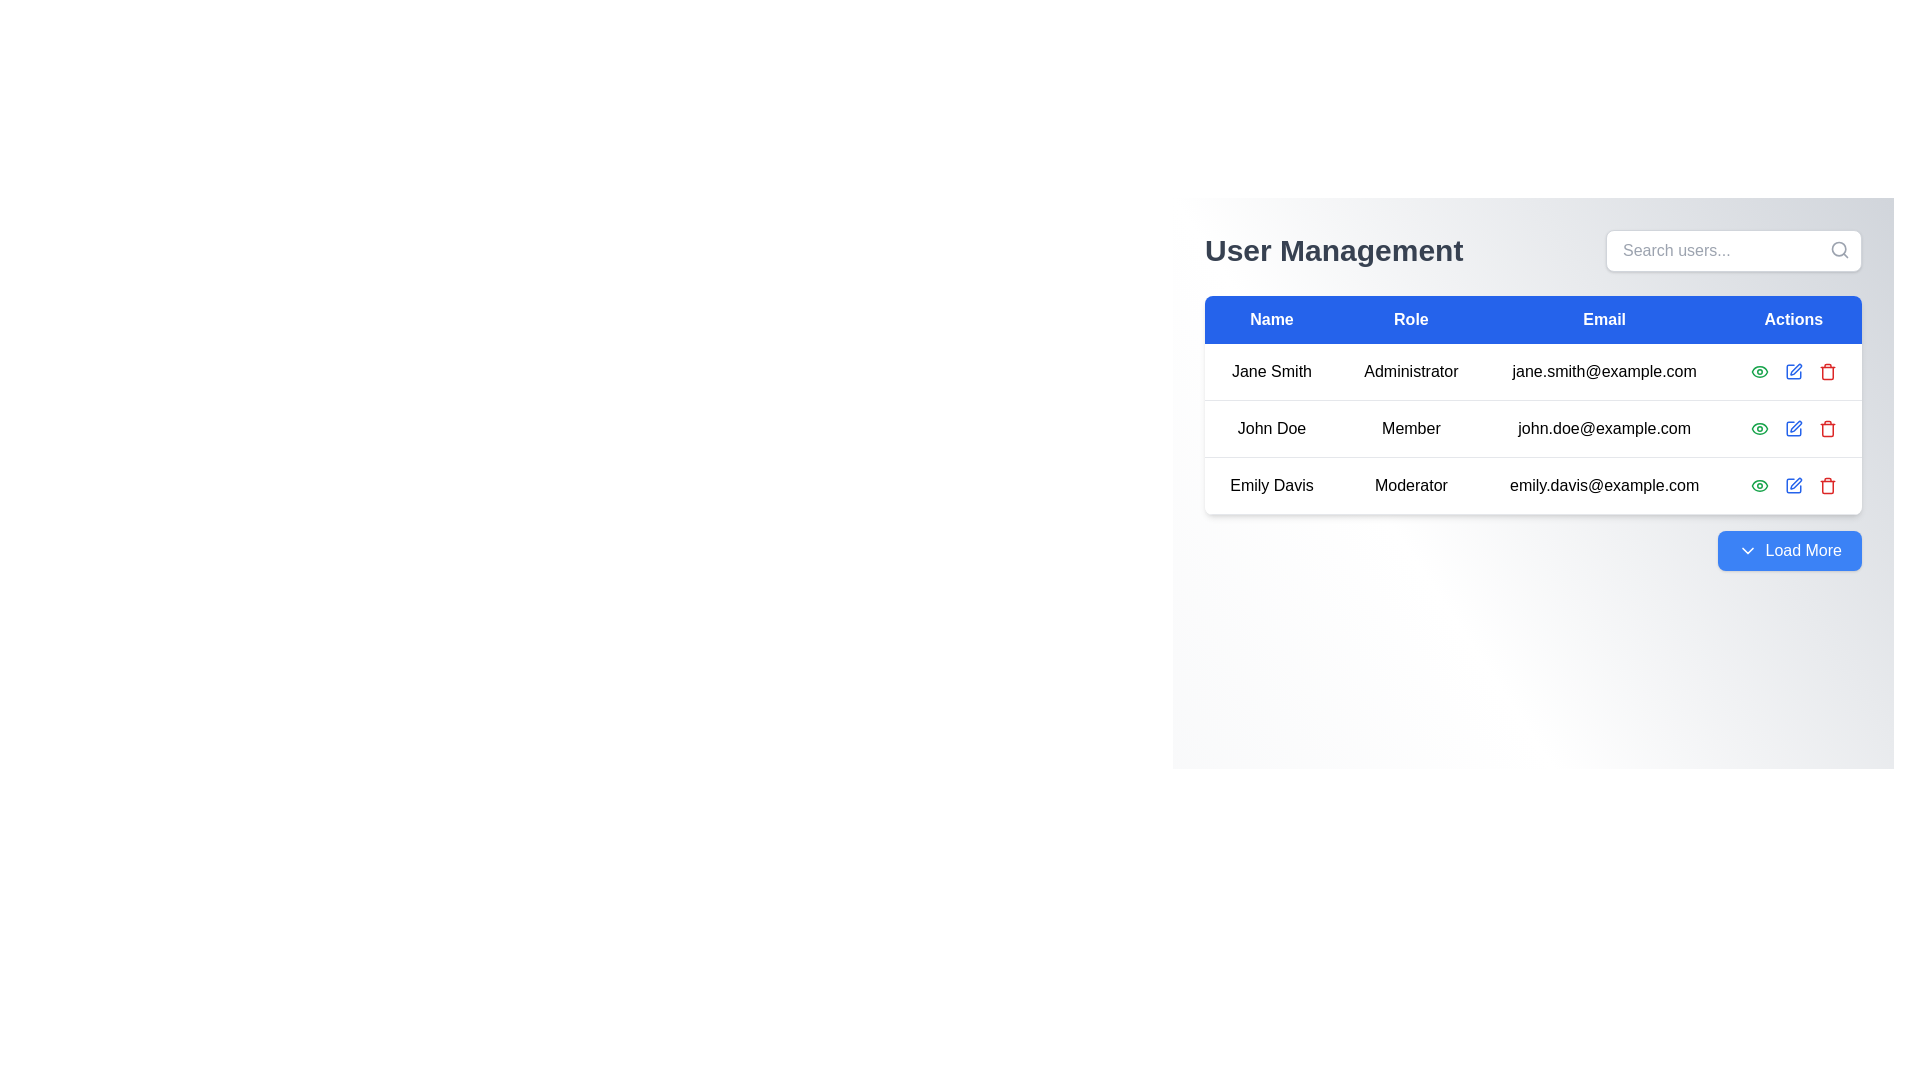 The width and height of the screenshot is (1920, 1080). I want to click on the Icon button resembling a pen in the Actions column associated with user 'John Doe', so click(1795, 369).